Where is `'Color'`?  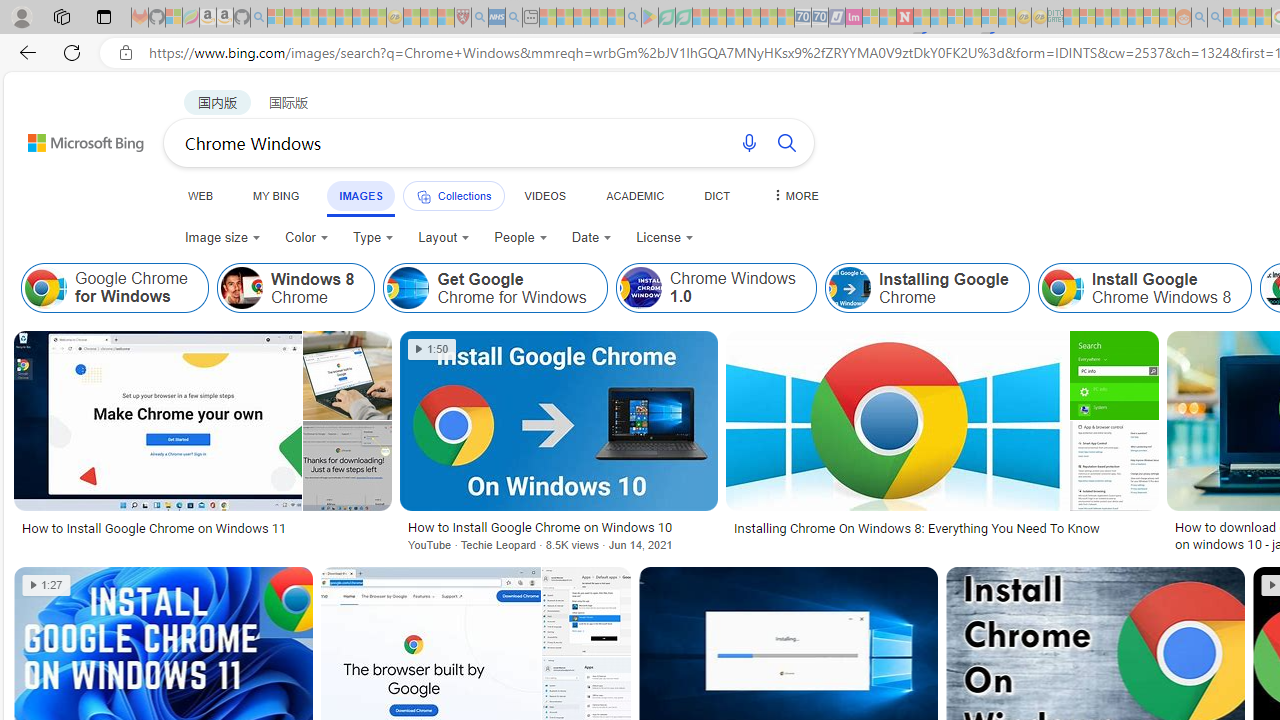 'Color' is located at coordinates (304, 236).